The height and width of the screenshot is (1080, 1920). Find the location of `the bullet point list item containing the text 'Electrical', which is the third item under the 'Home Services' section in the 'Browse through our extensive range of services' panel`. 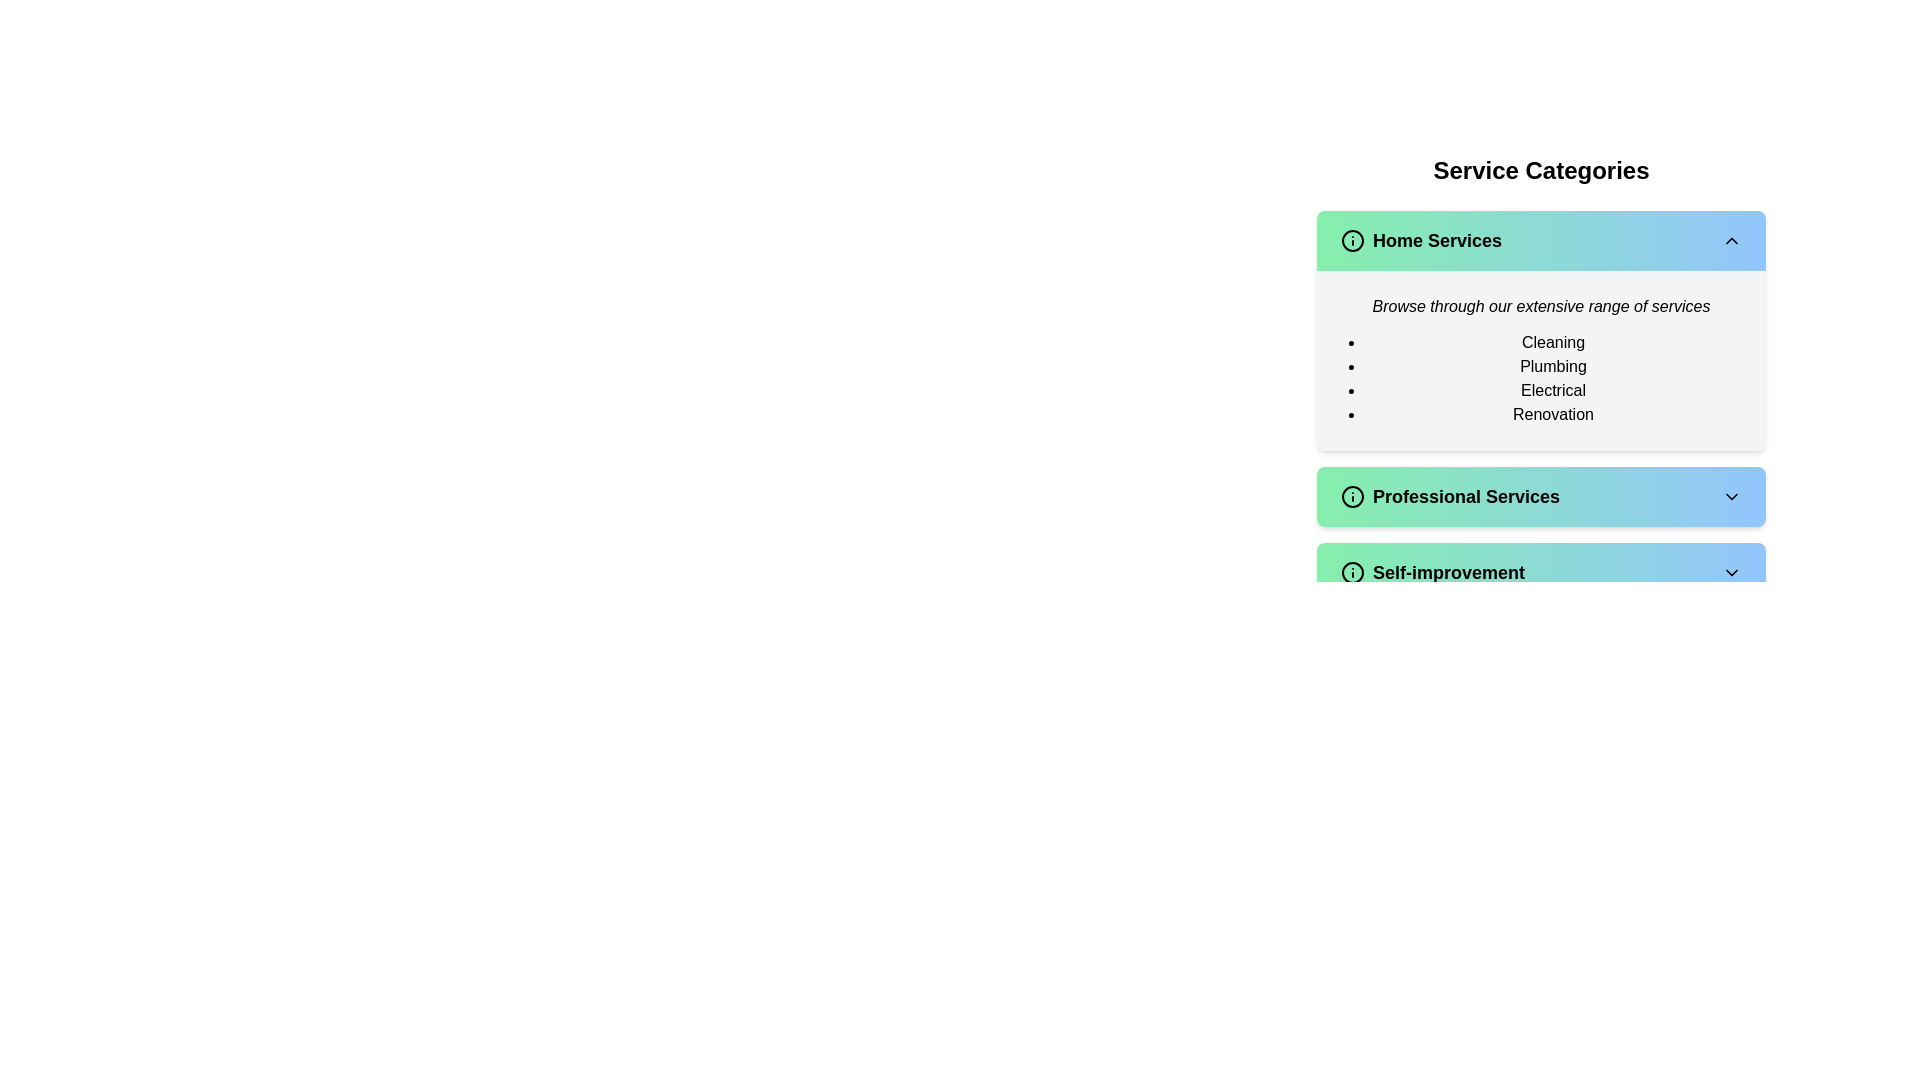

the bullet point list item containing the text 'Electrical', which is the third item under the 'Home Services' section in the 'Browse through our extensive range of services' panel is located at coordinates (1540, 378).